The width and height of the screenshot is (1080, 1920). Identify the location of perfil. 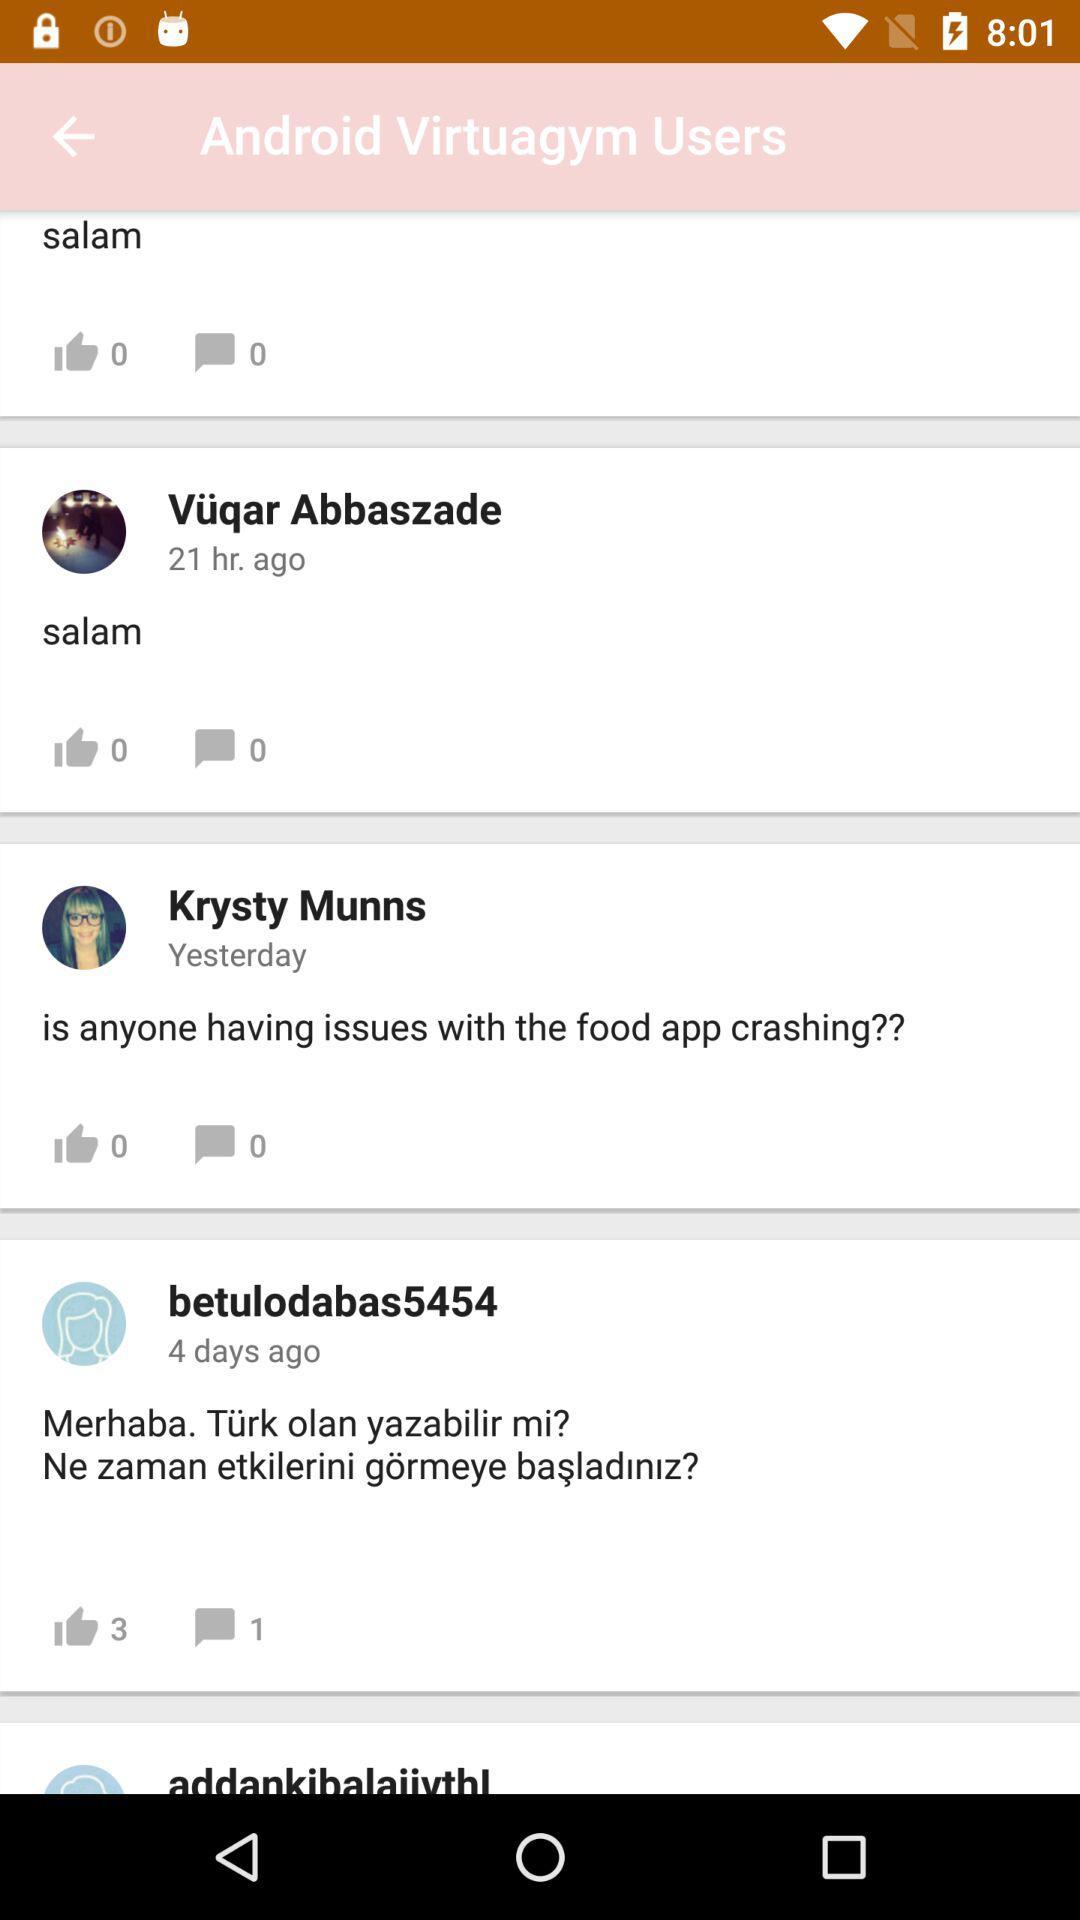
(83, 531).